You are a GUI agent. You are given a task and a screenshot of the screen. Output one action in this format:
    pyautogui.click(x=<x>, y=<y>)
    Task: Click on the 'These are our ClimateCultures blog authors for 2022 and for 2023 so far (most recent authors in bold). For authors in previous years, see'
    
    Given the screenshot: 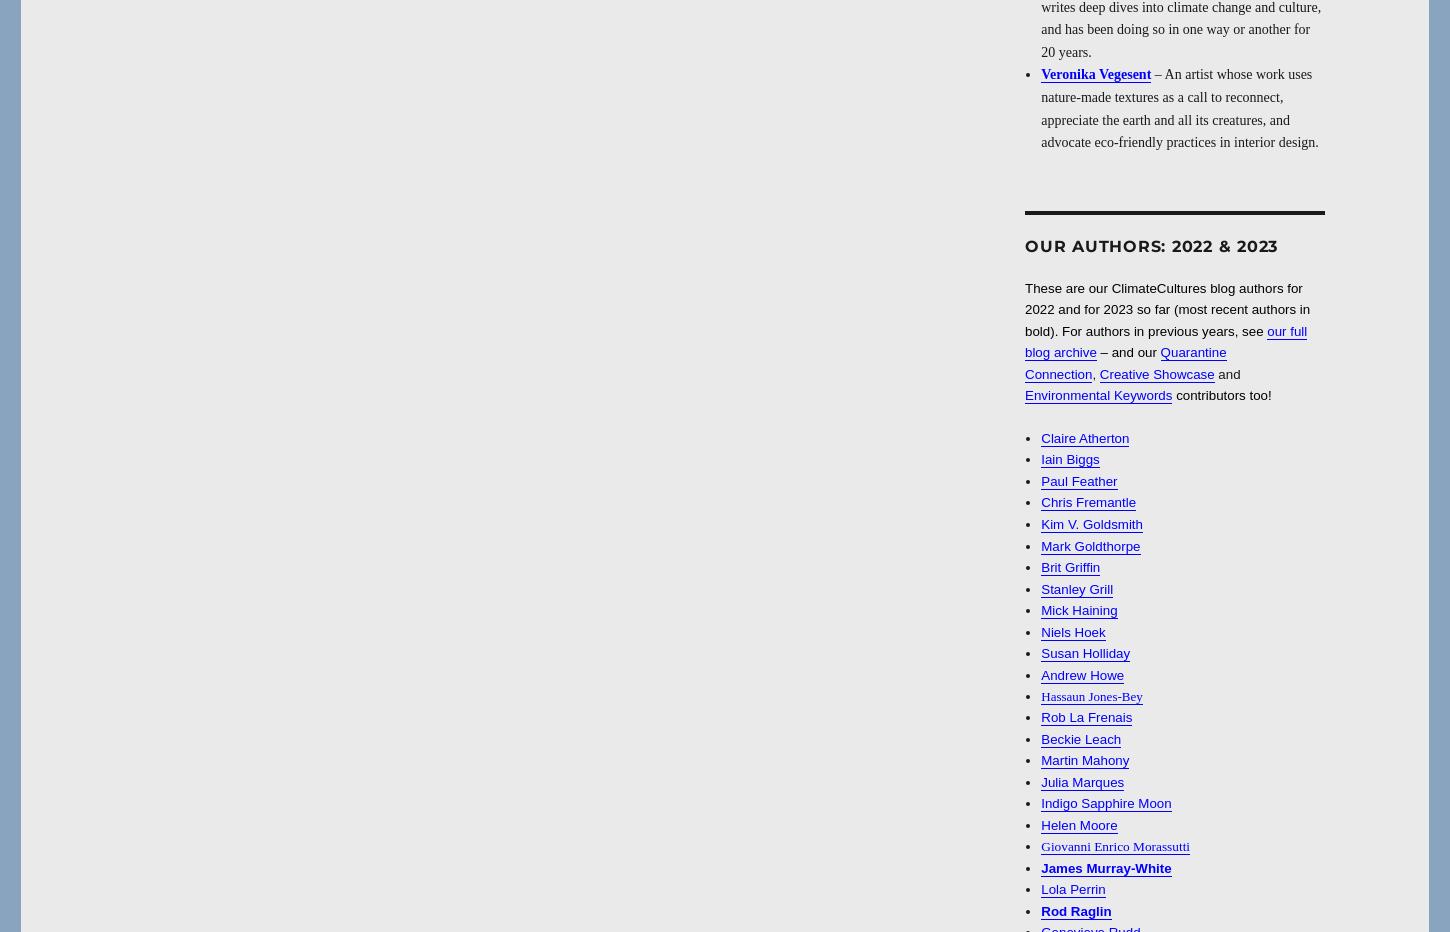 What is the action you would take?
    pyautogui.click(x=1166, y=308)
    